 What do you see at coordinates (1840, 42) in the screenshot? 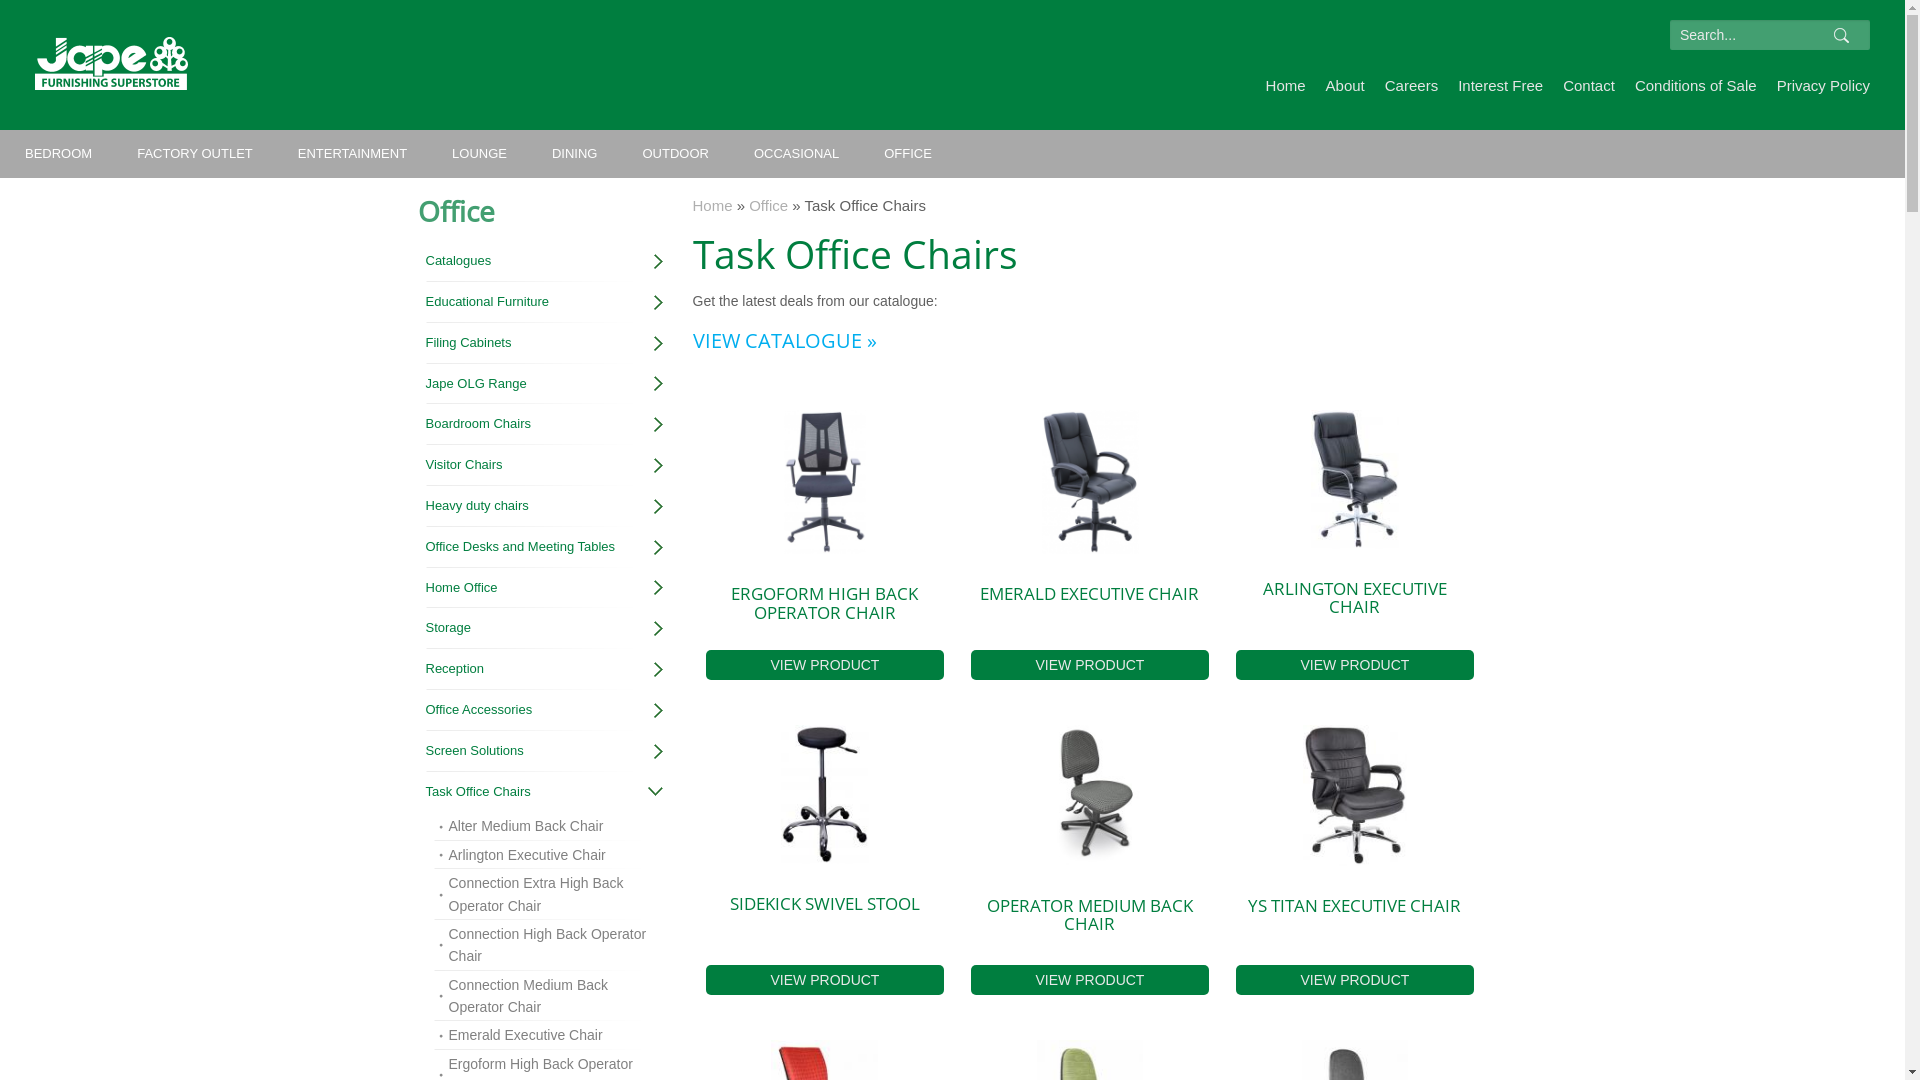
I see `'Search'` at bounding box center [1840, 42].